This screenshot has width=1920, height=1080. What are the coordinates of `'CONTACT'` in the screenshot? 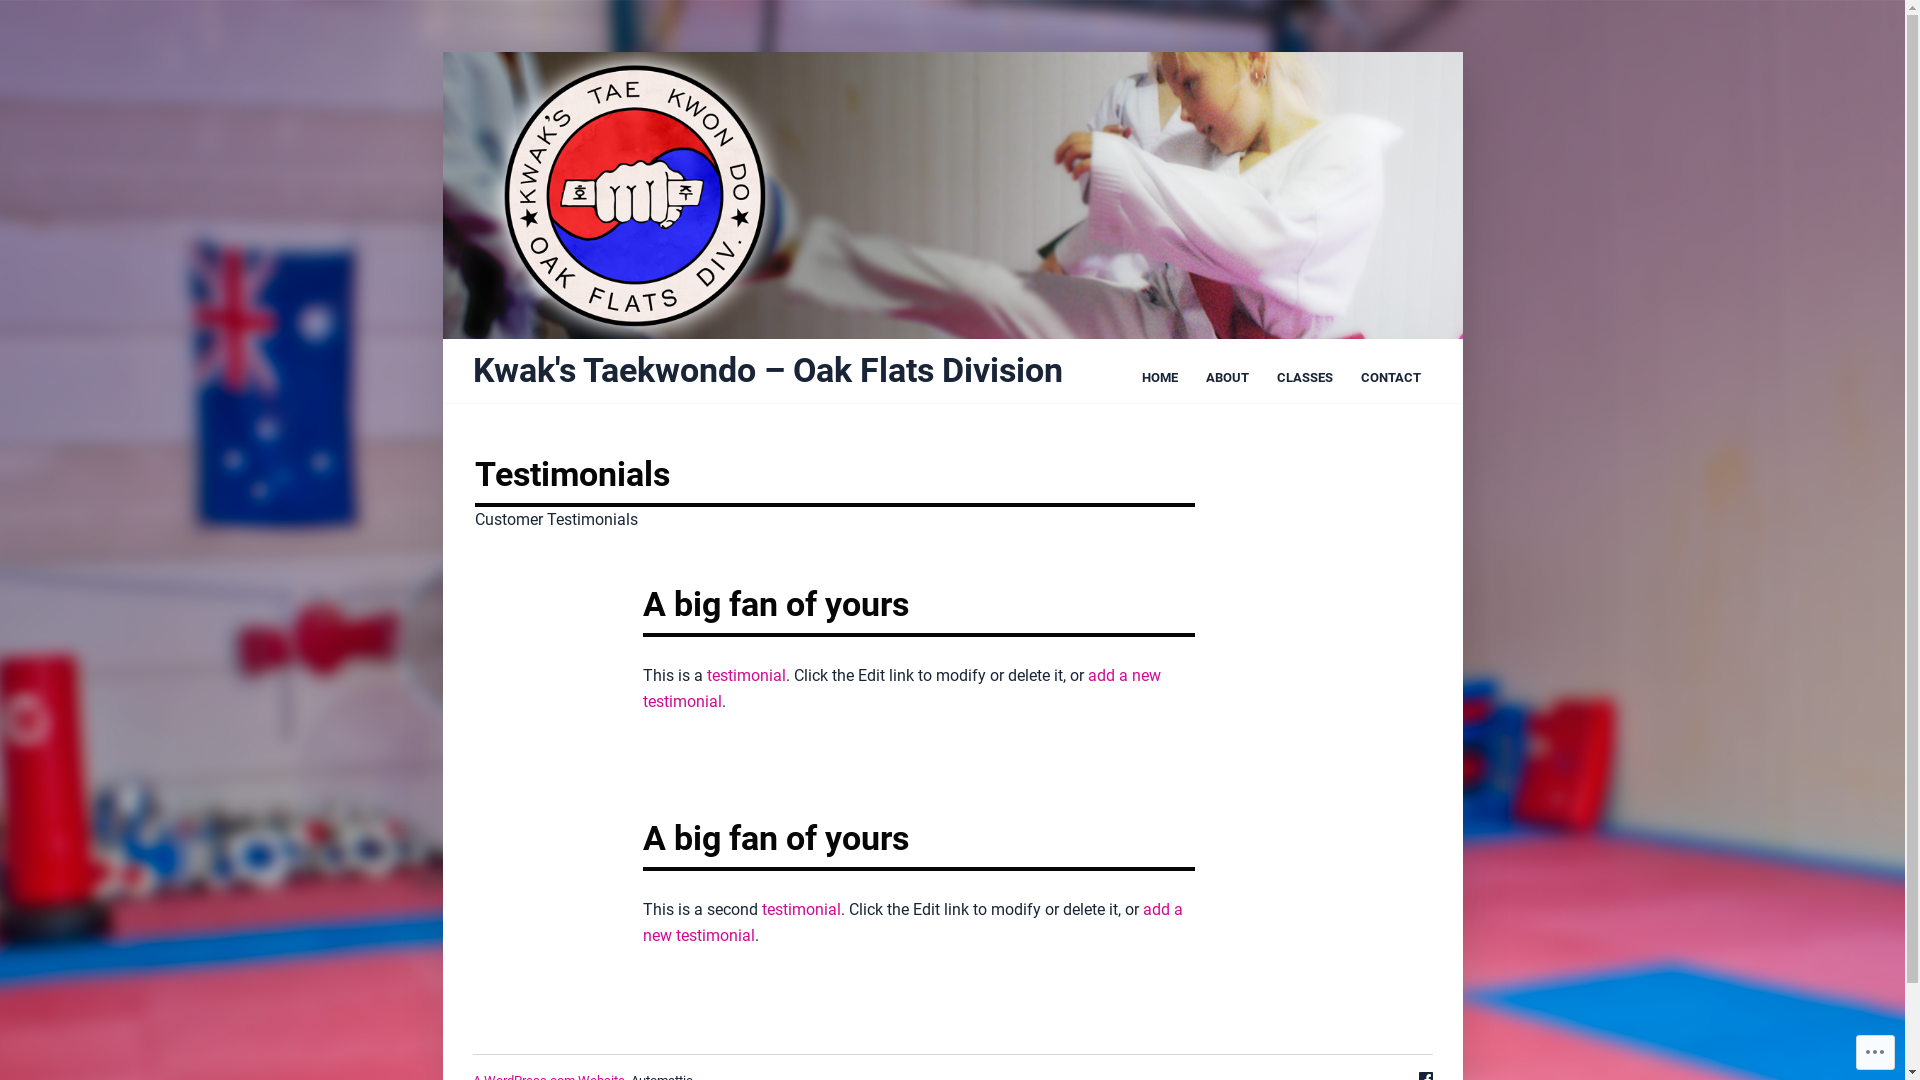 It's located at (1389, 377).